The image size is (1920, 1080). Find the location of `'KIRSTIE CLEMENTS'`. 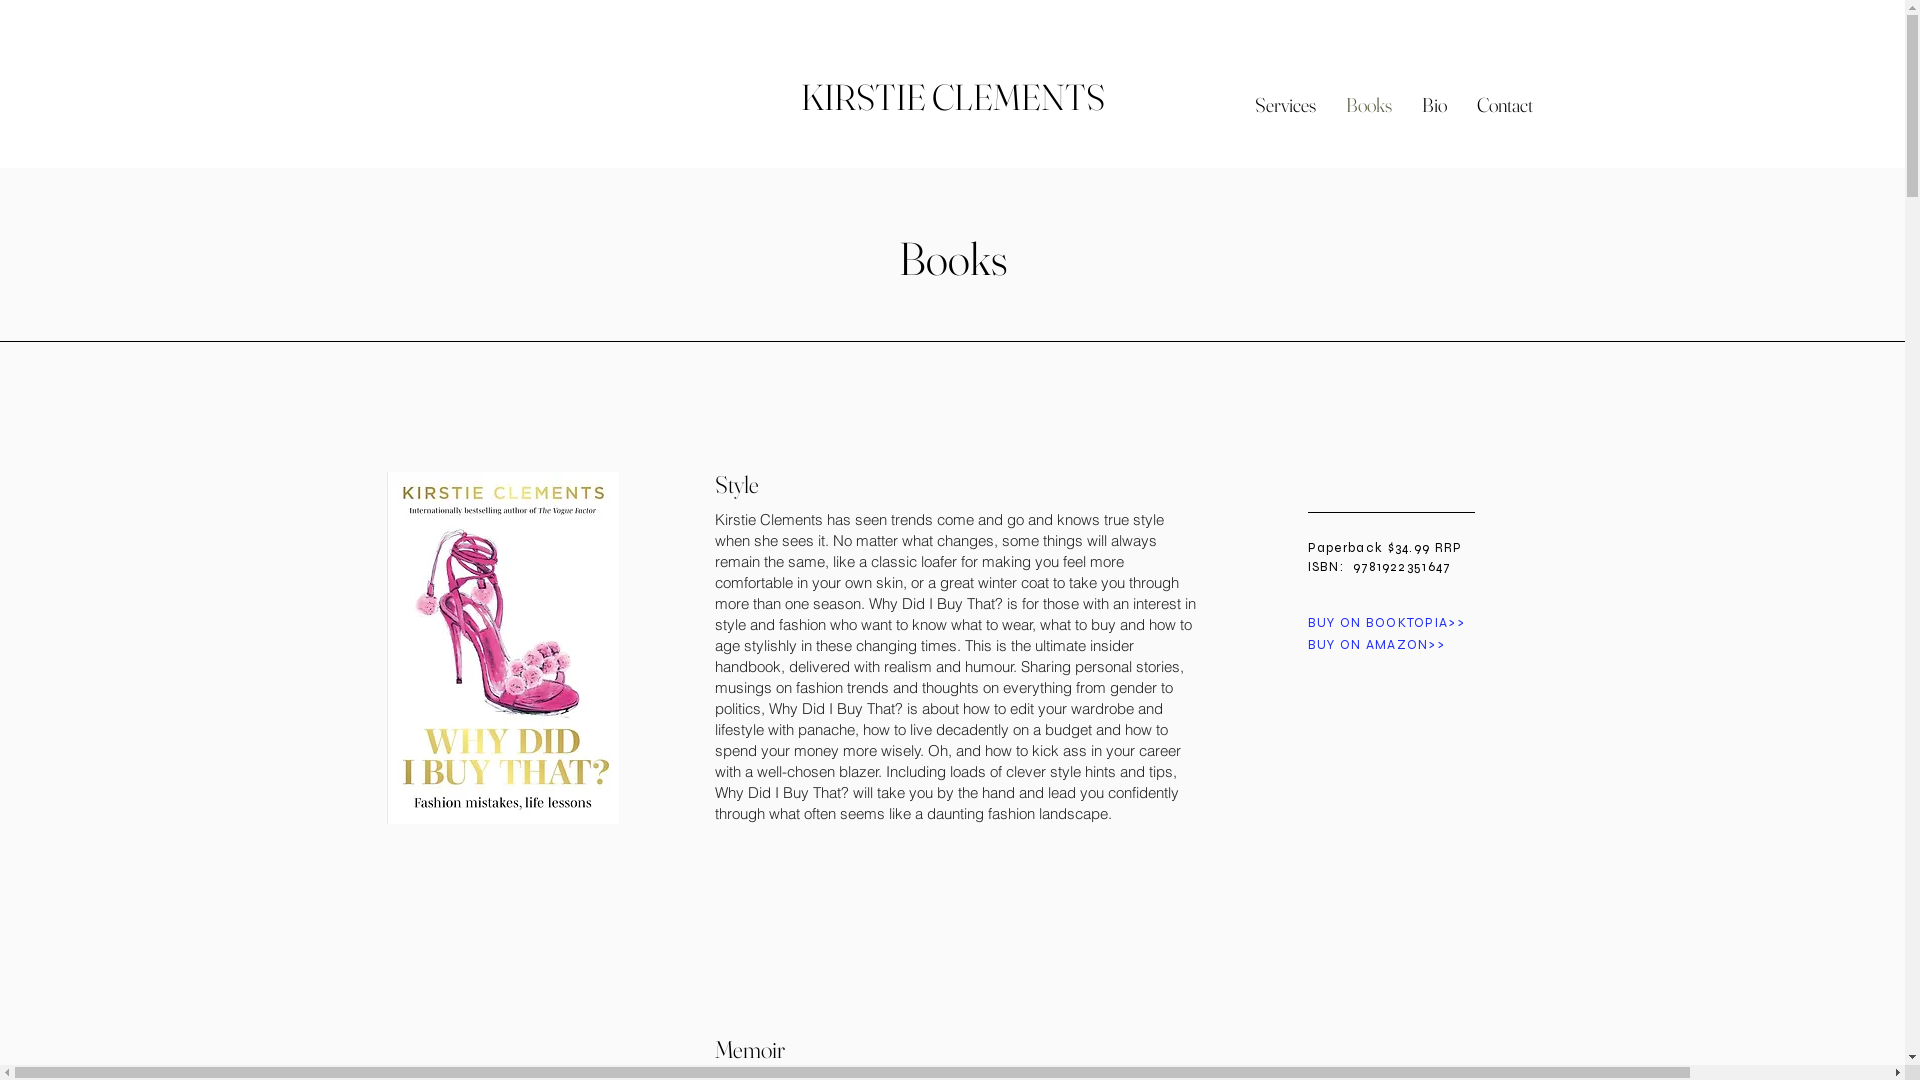

'KIRSTIE CLEMENTS' is located at coordinates (950, 96).